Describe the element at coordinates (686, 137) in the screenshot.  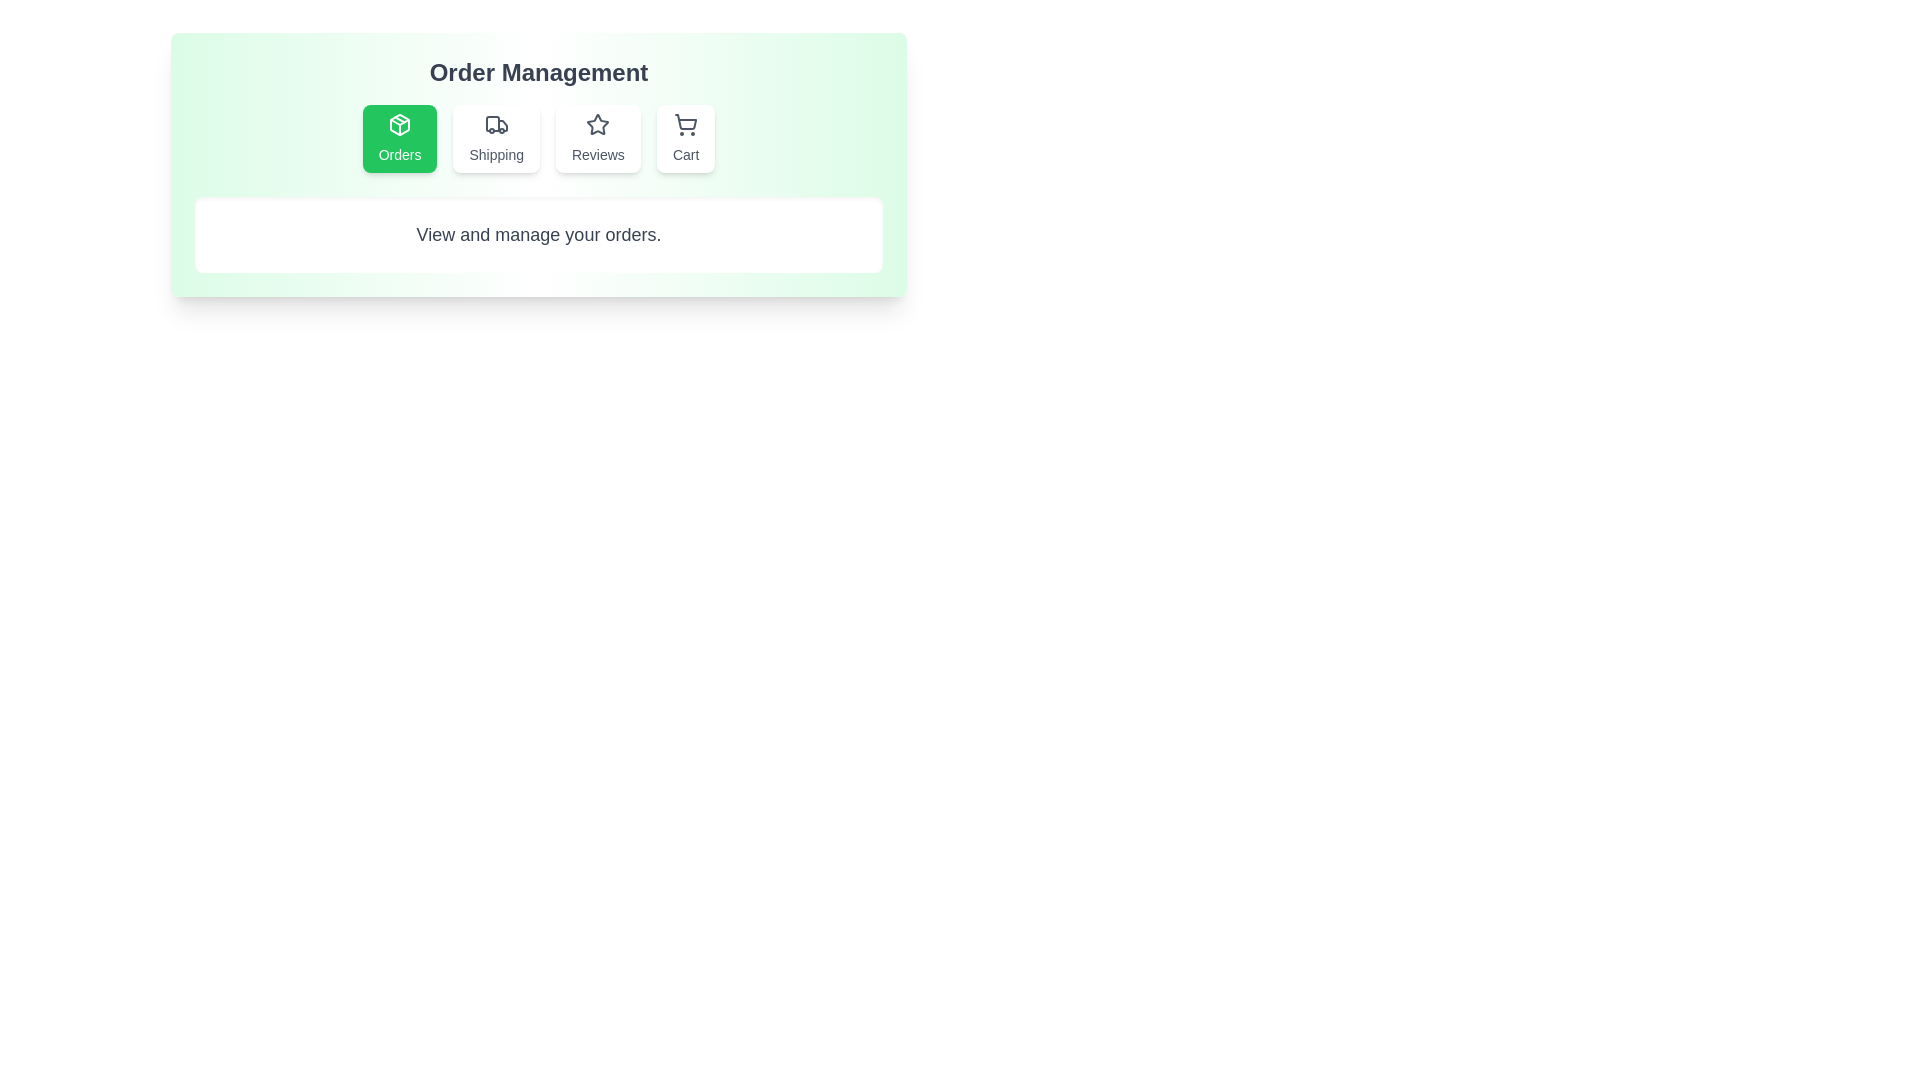
I see `the vertically aligned button with a shopping cart icon and 'Cart' text` at that location.